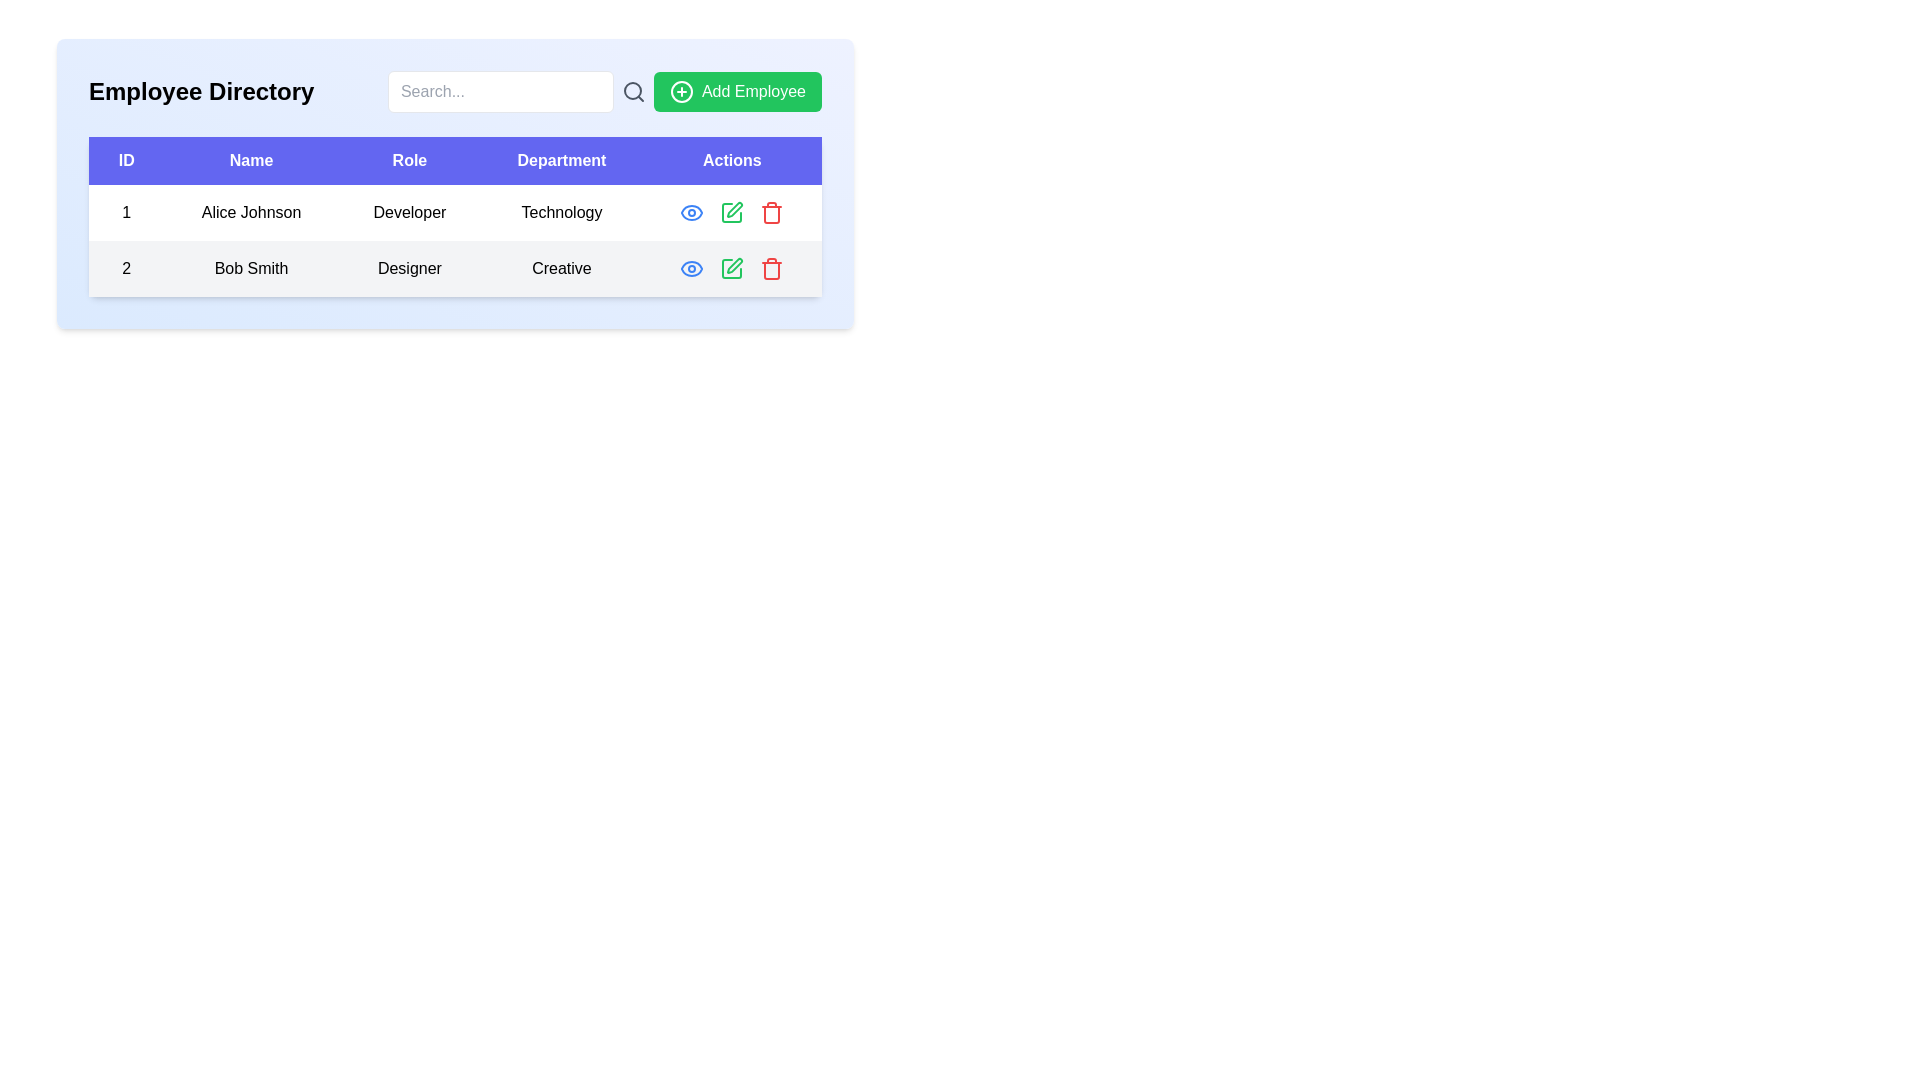 Image resolution: width=1920 pixels, height=1080 pixels. What do you see at coordinates (681, 92) in the screenshot?
I see `the circular green icon with a plus symbol at the top-right corner of the UI, next to the 'Add Employee' button` at bounding box center [681, 92].